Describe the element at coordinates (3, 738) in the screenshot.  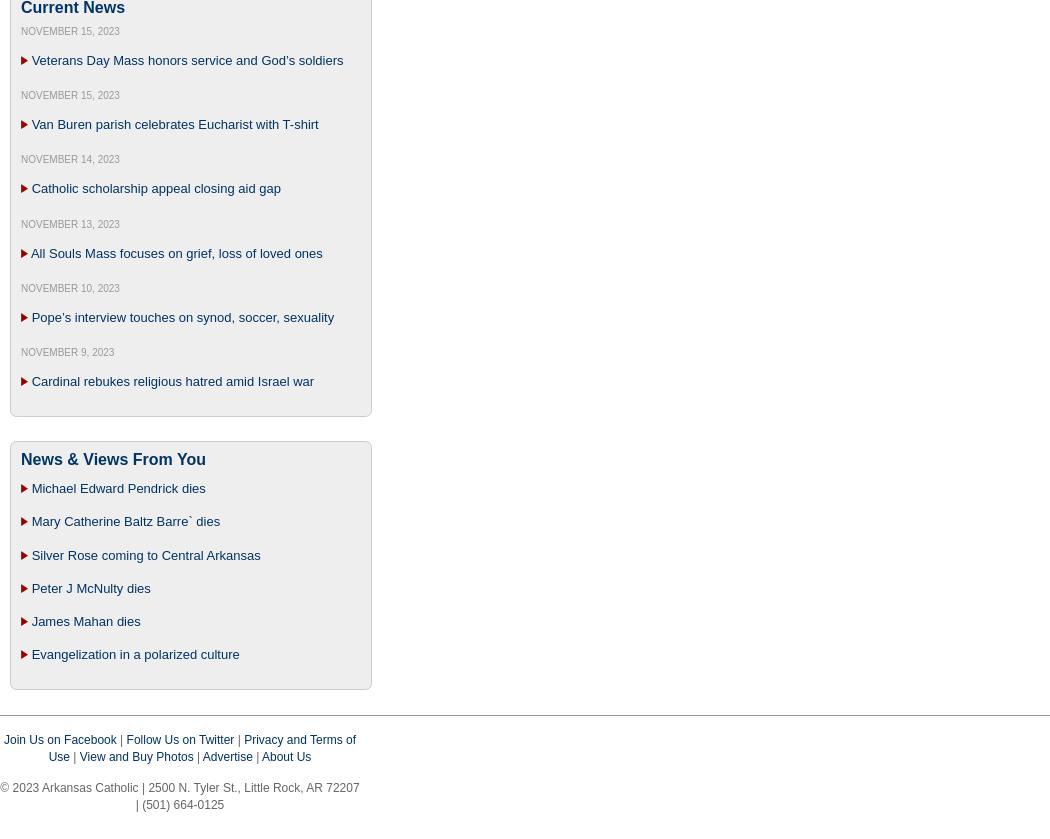
I see `'Join Us on Facebook'` at that location.